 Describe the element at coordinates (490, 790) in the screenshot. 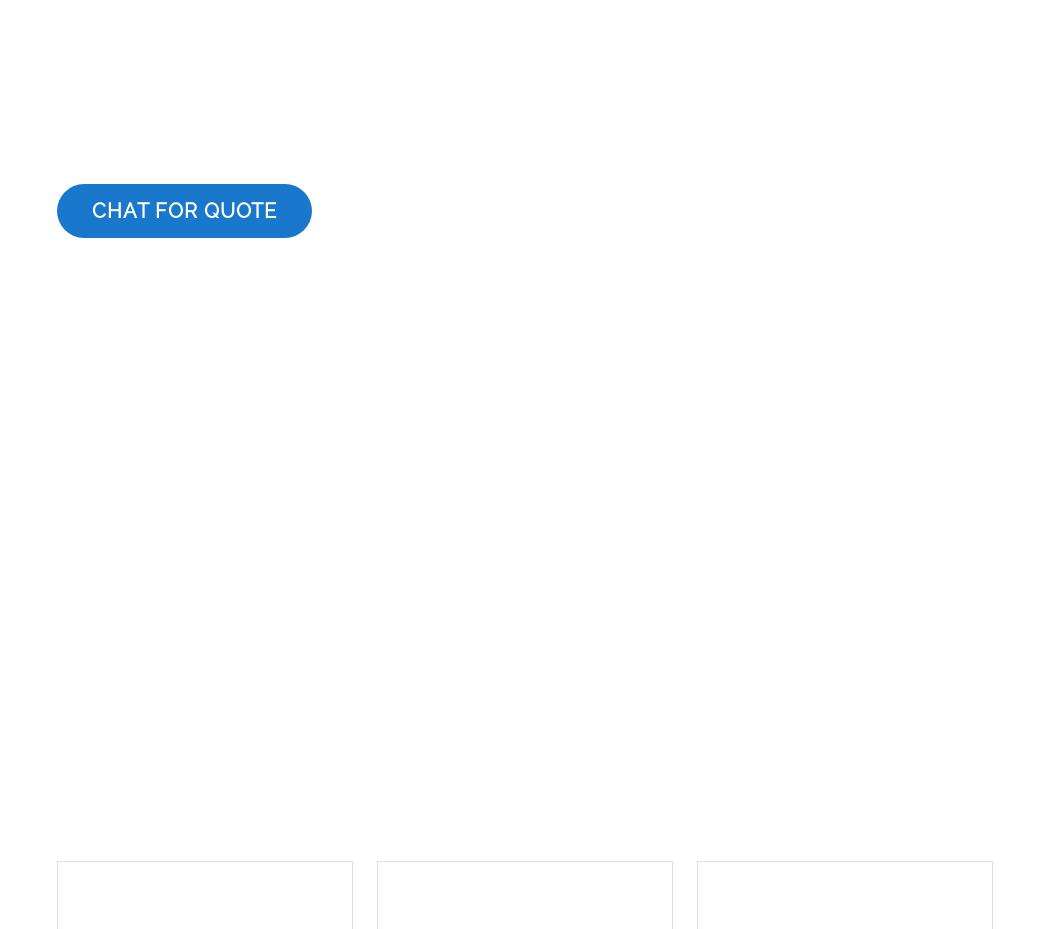

I see `'AUS'` at that location.